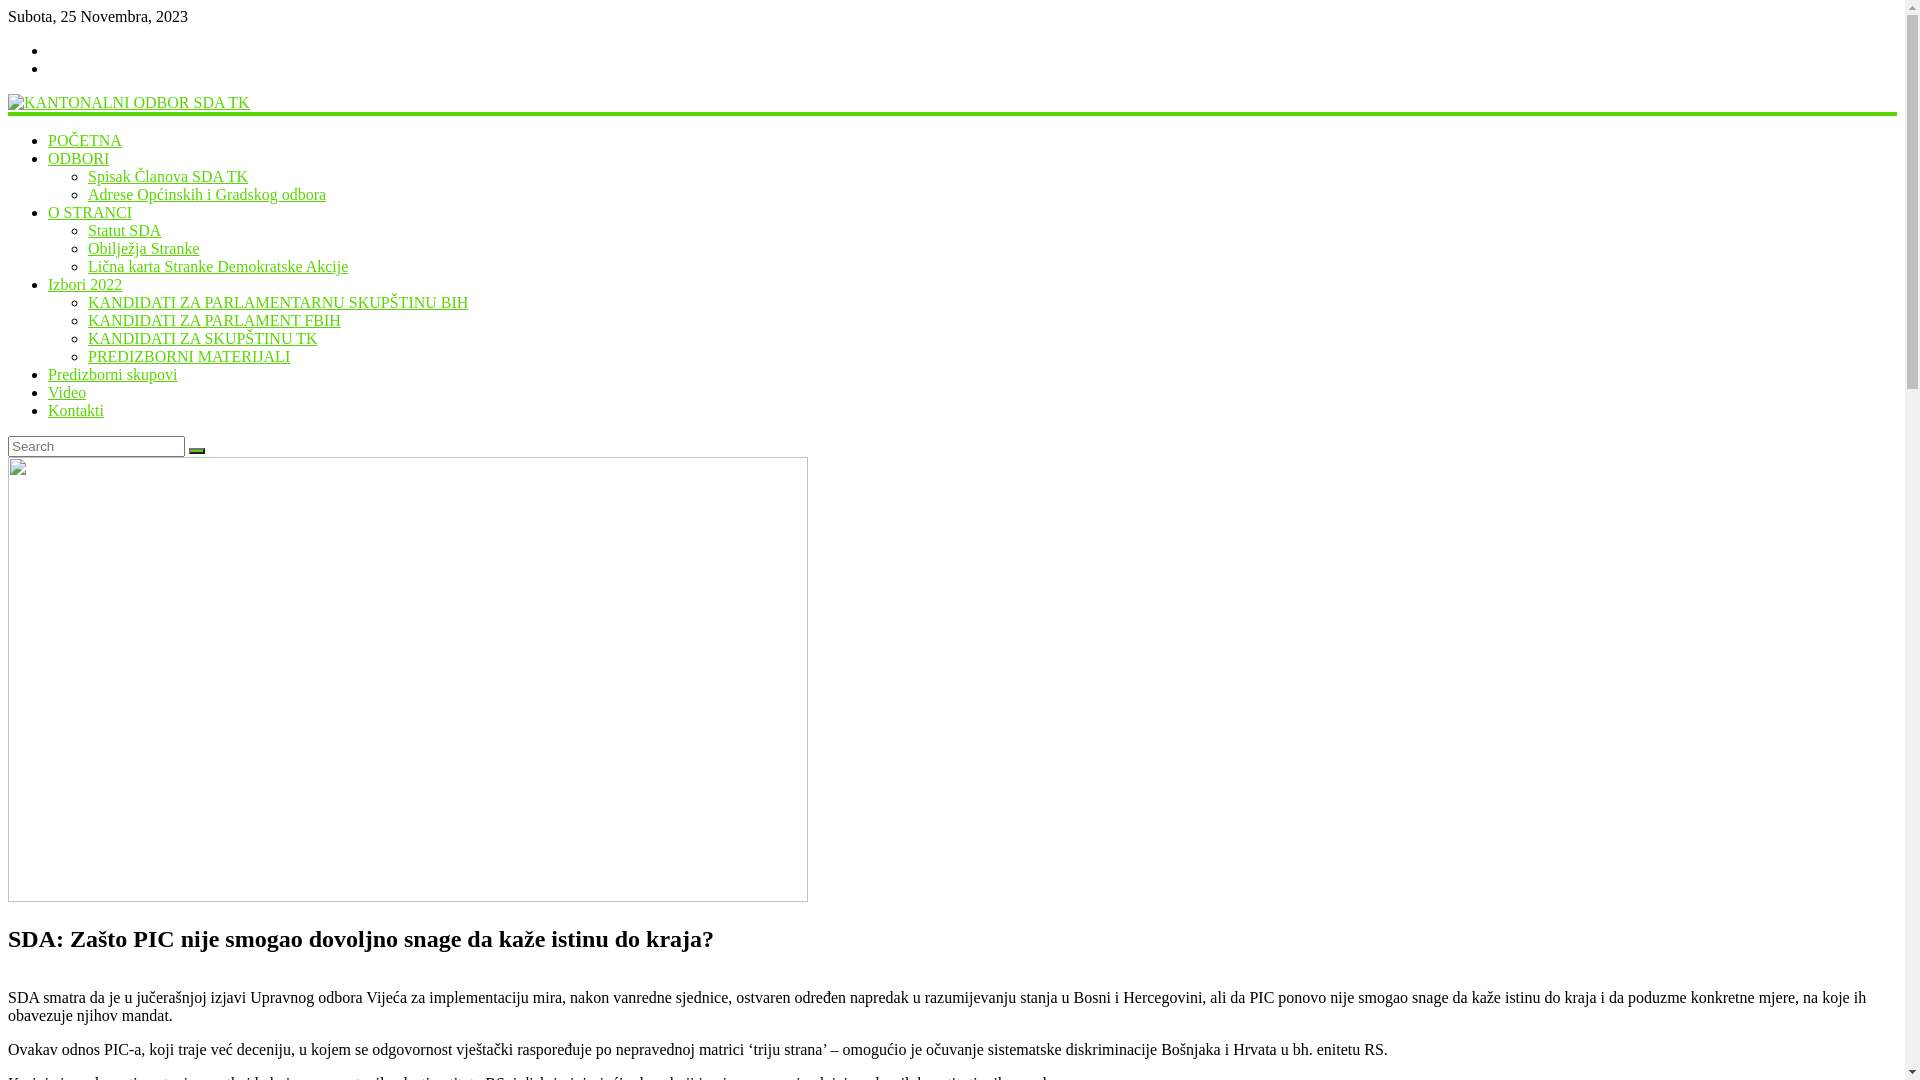 This screenshot has width=1920, height=1080. I want to click on 'O STRANCI', so click(89, 212).